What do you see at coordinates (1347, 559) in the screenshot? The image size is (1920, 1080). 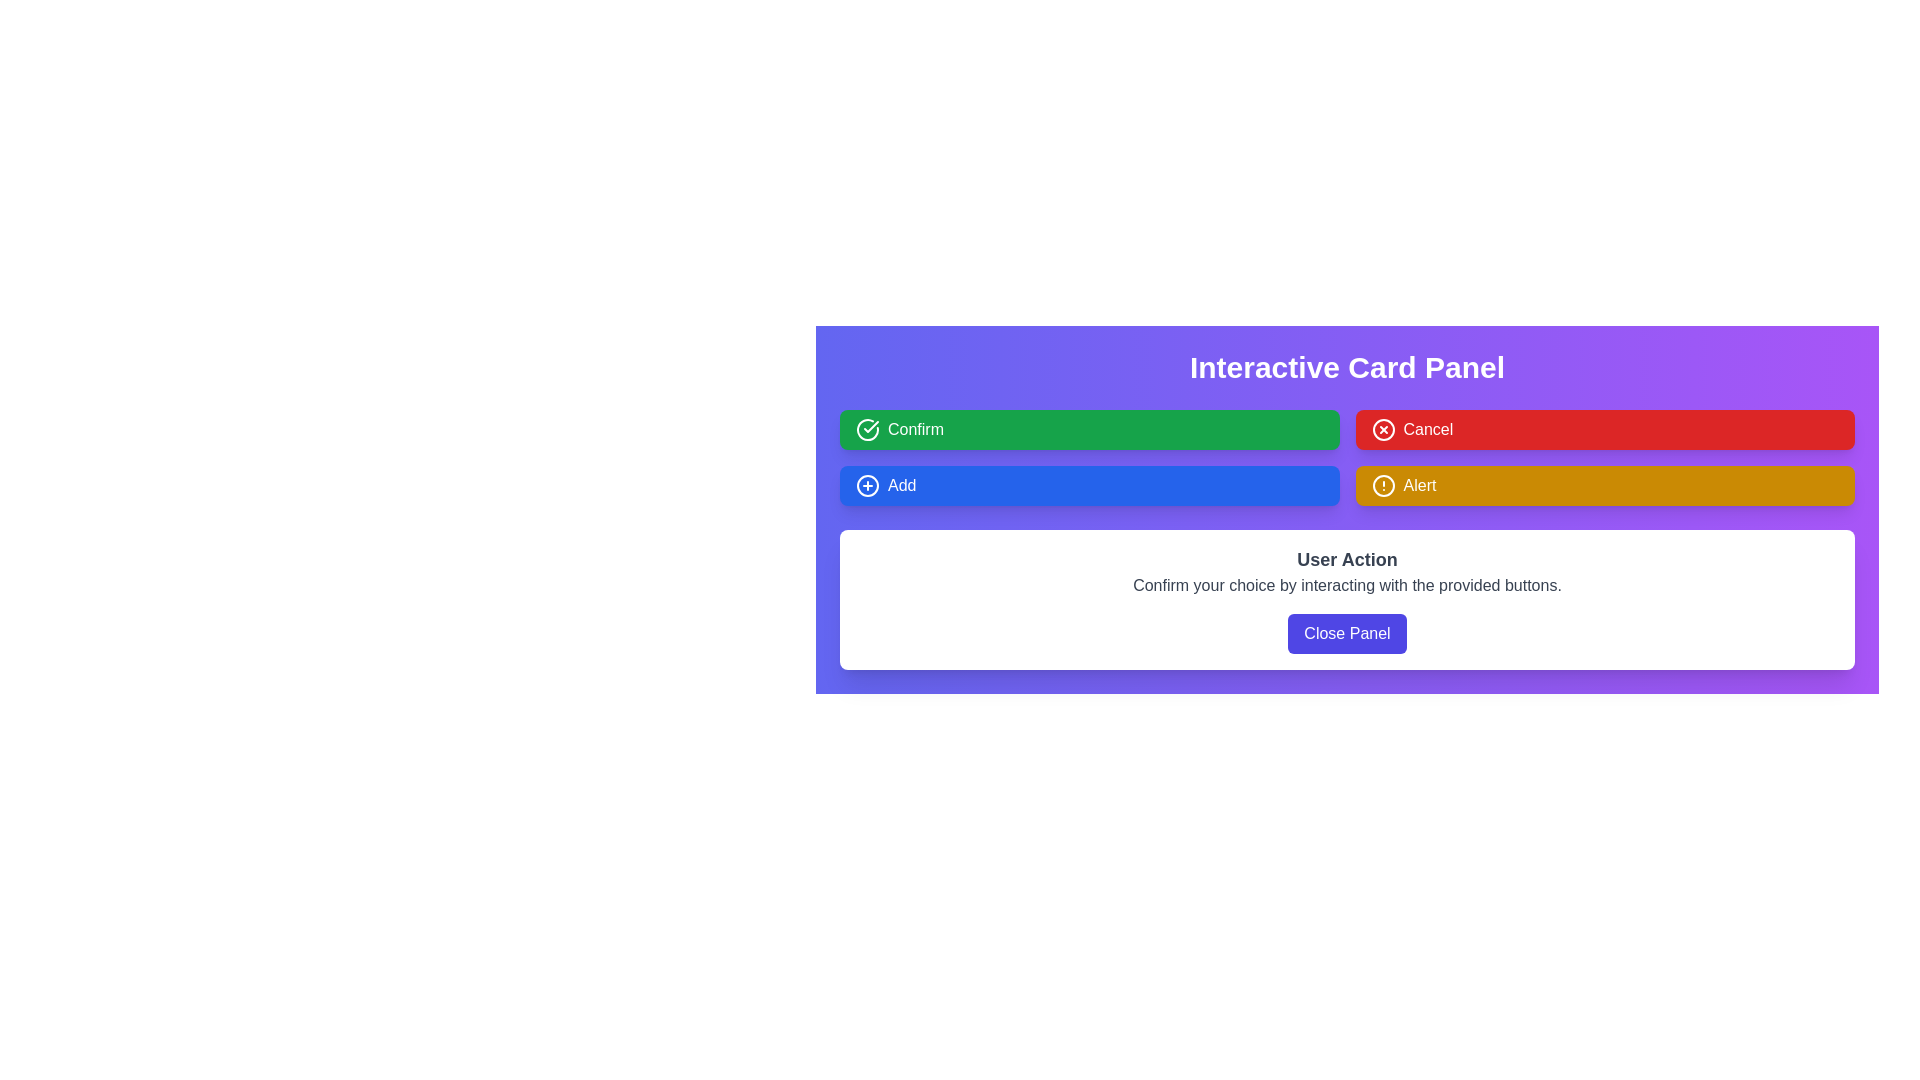 I see `text element labeled 'User Action' which is styled with a bold font, located within a white card panel on a purple background, positioned above the text 'Confirm your choice by interacting with the provided buttons'` at bounding box center [1347, 559].